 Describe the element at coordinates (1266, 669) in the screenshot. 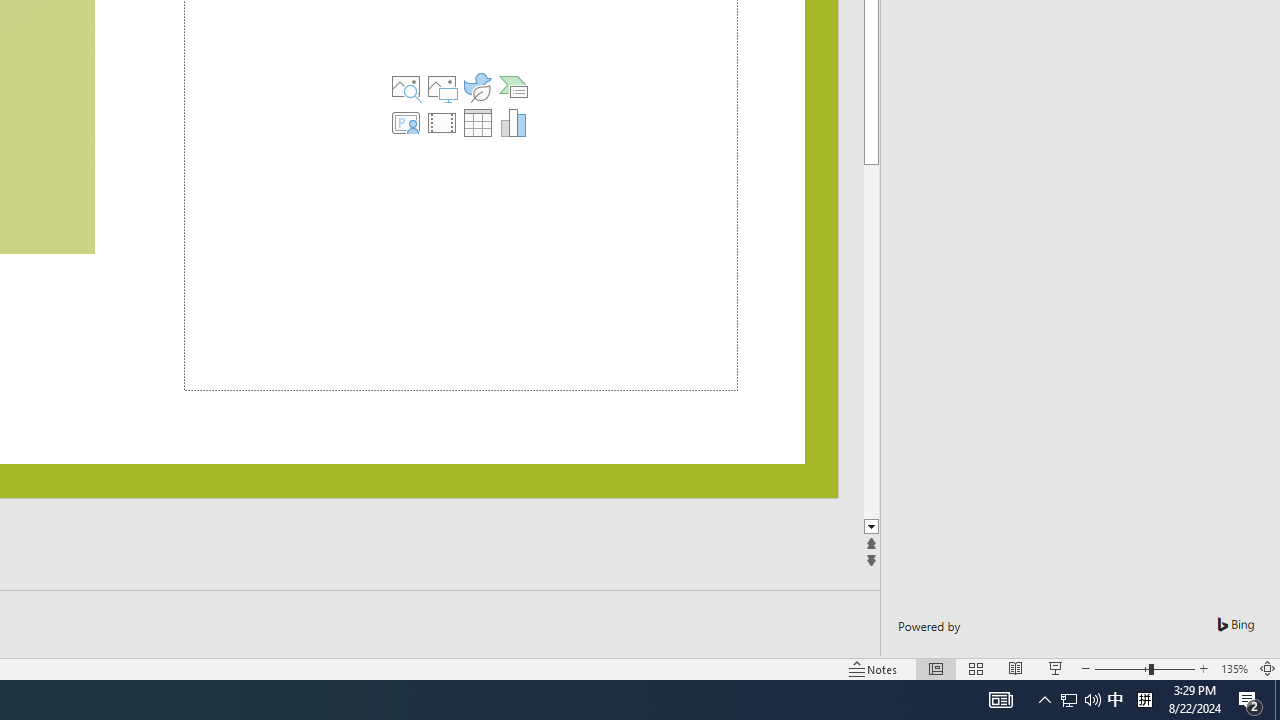

I see `'Zoom to Fit '` at that location.